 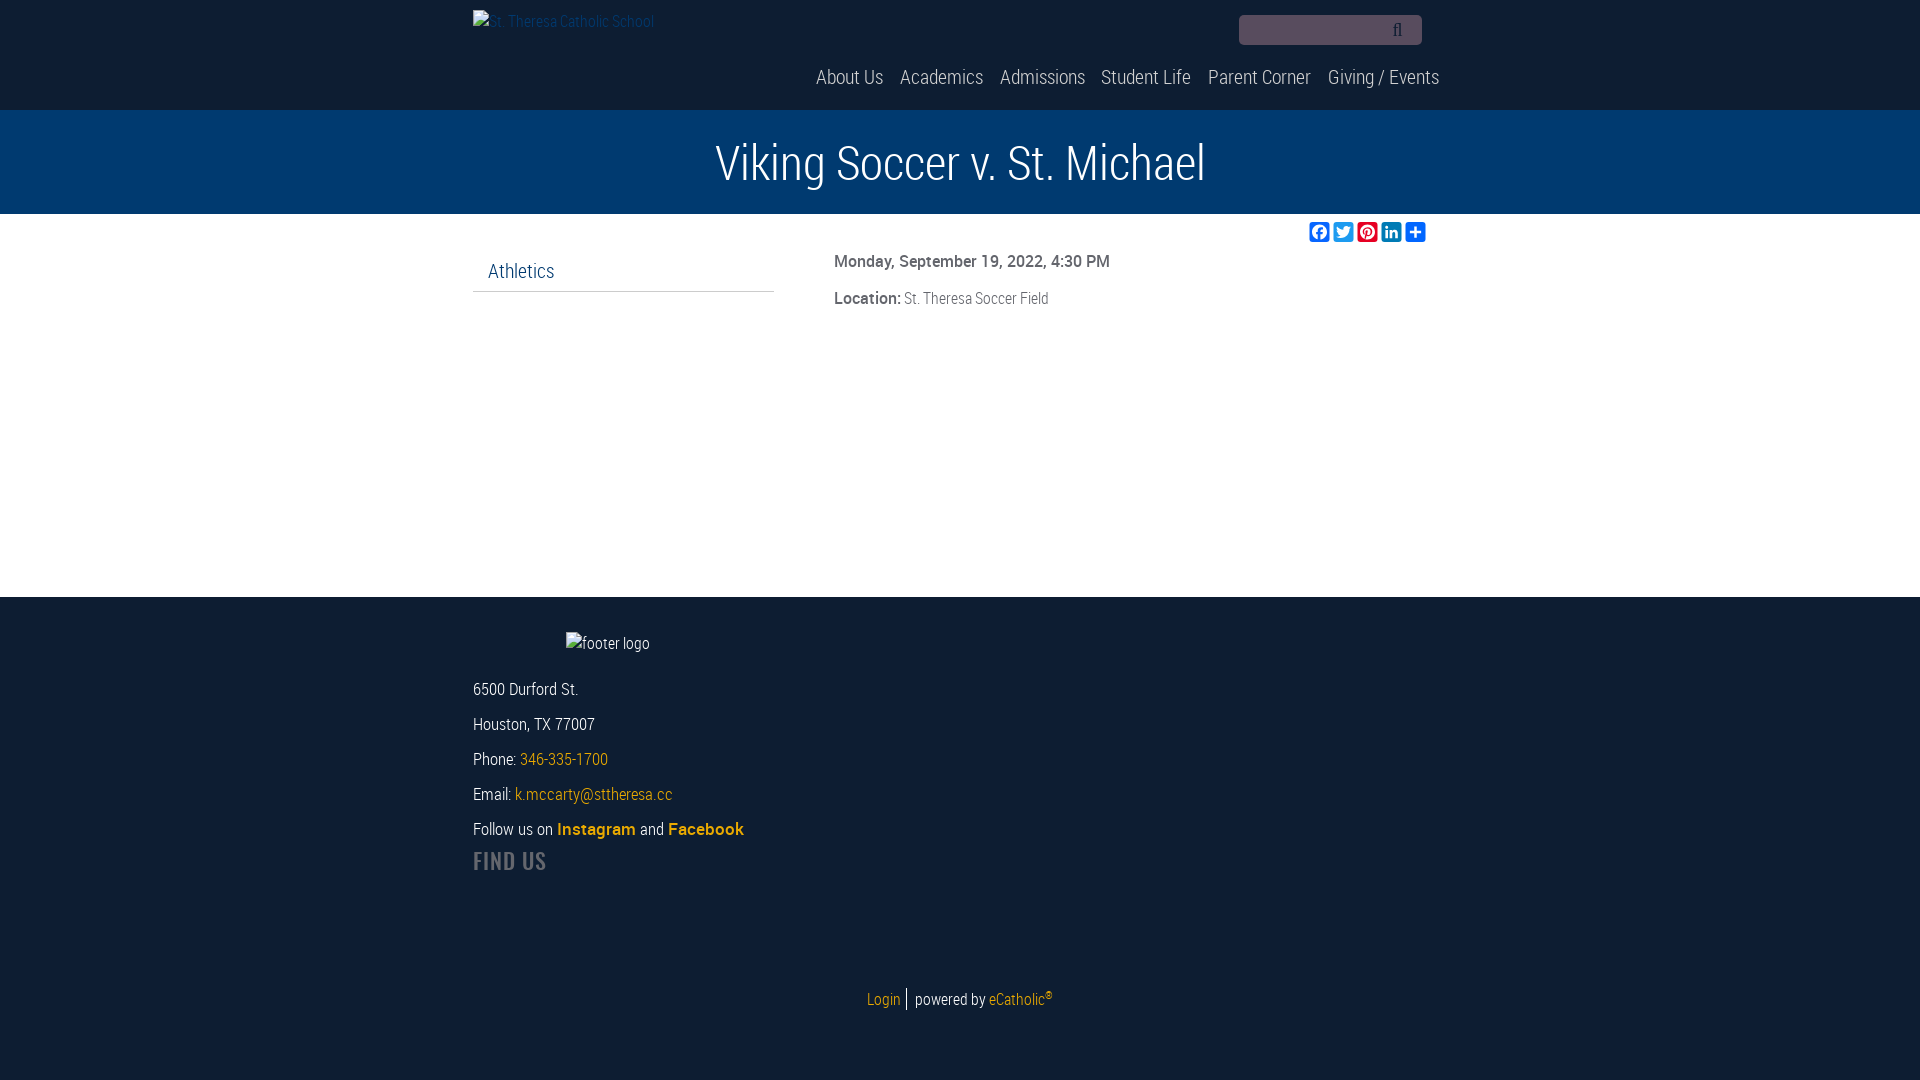 What do you see at coordinates (470, 270) in the screenshot?
I see `'Athletics'` at bounding box center [470, 270].